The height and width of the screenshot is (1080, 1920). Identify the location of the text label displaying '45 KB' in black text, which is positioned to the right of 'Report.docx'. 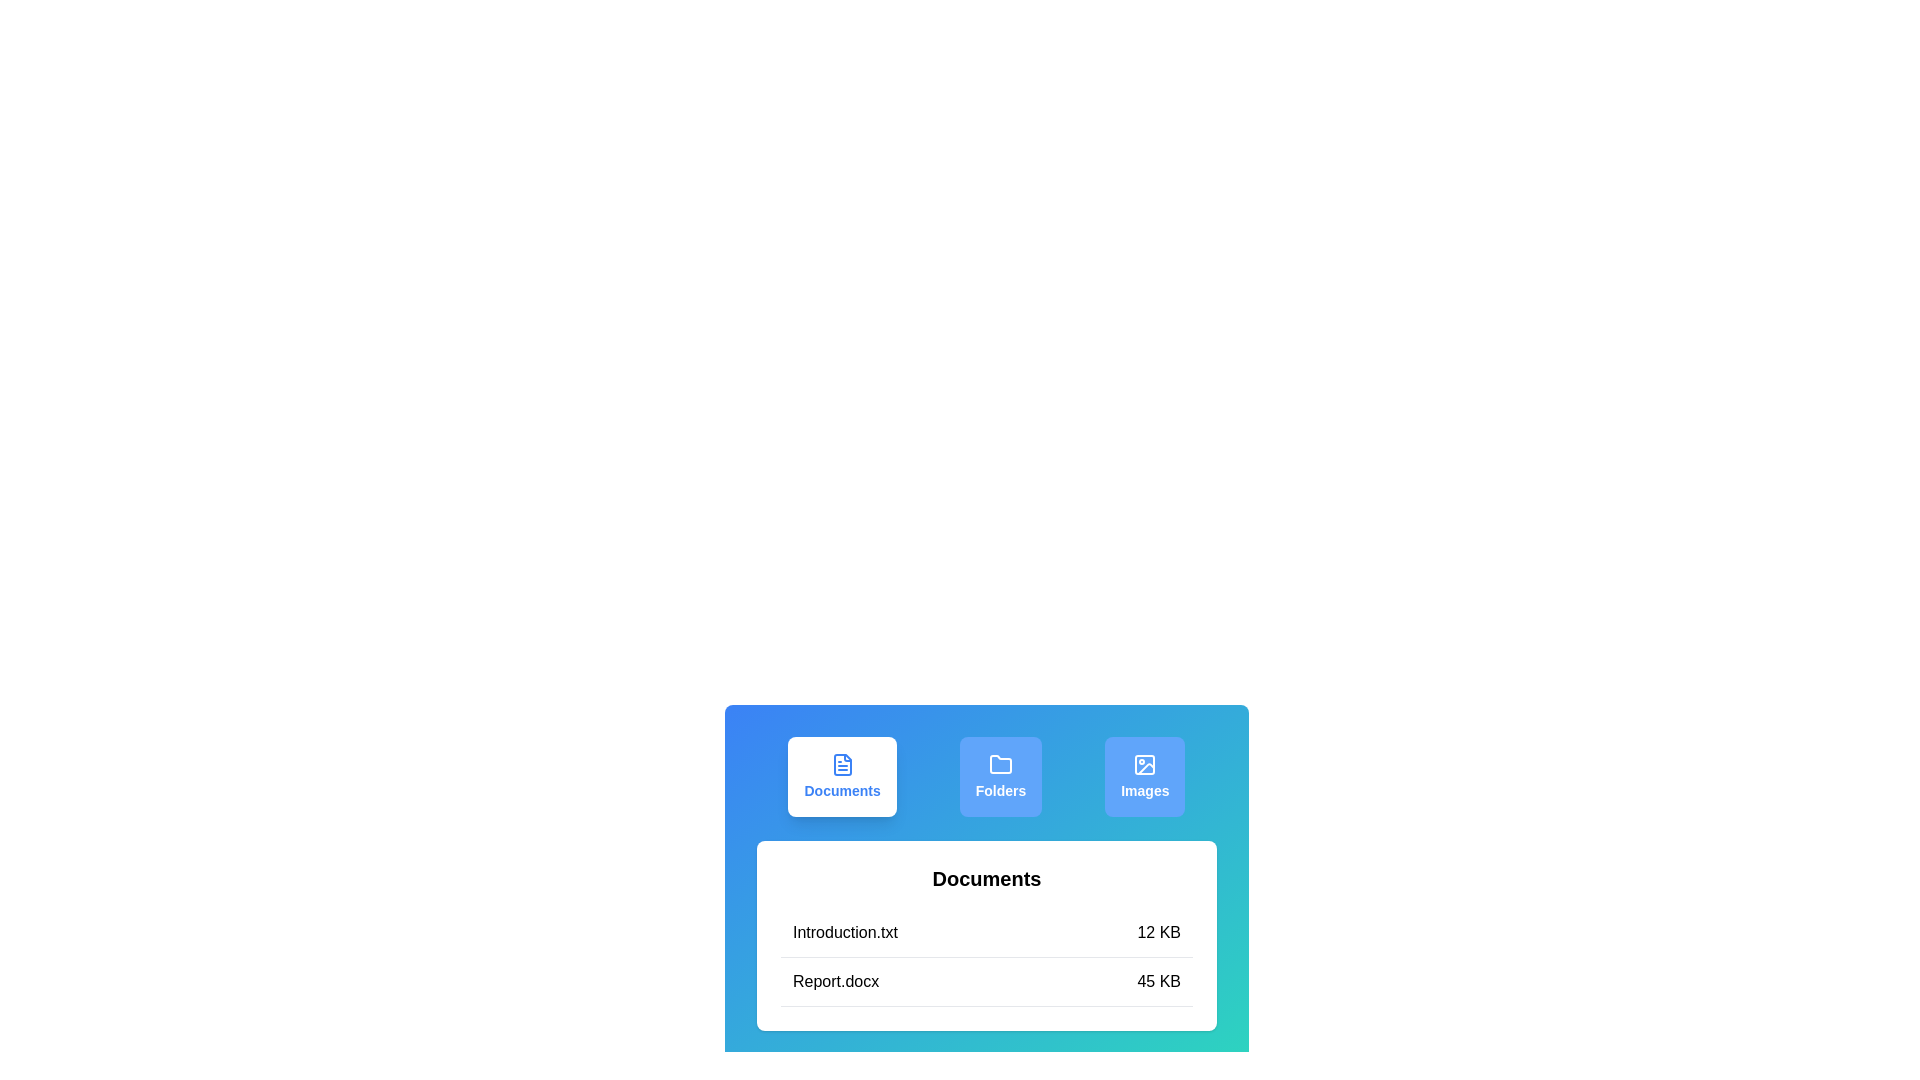
(1159, 981).